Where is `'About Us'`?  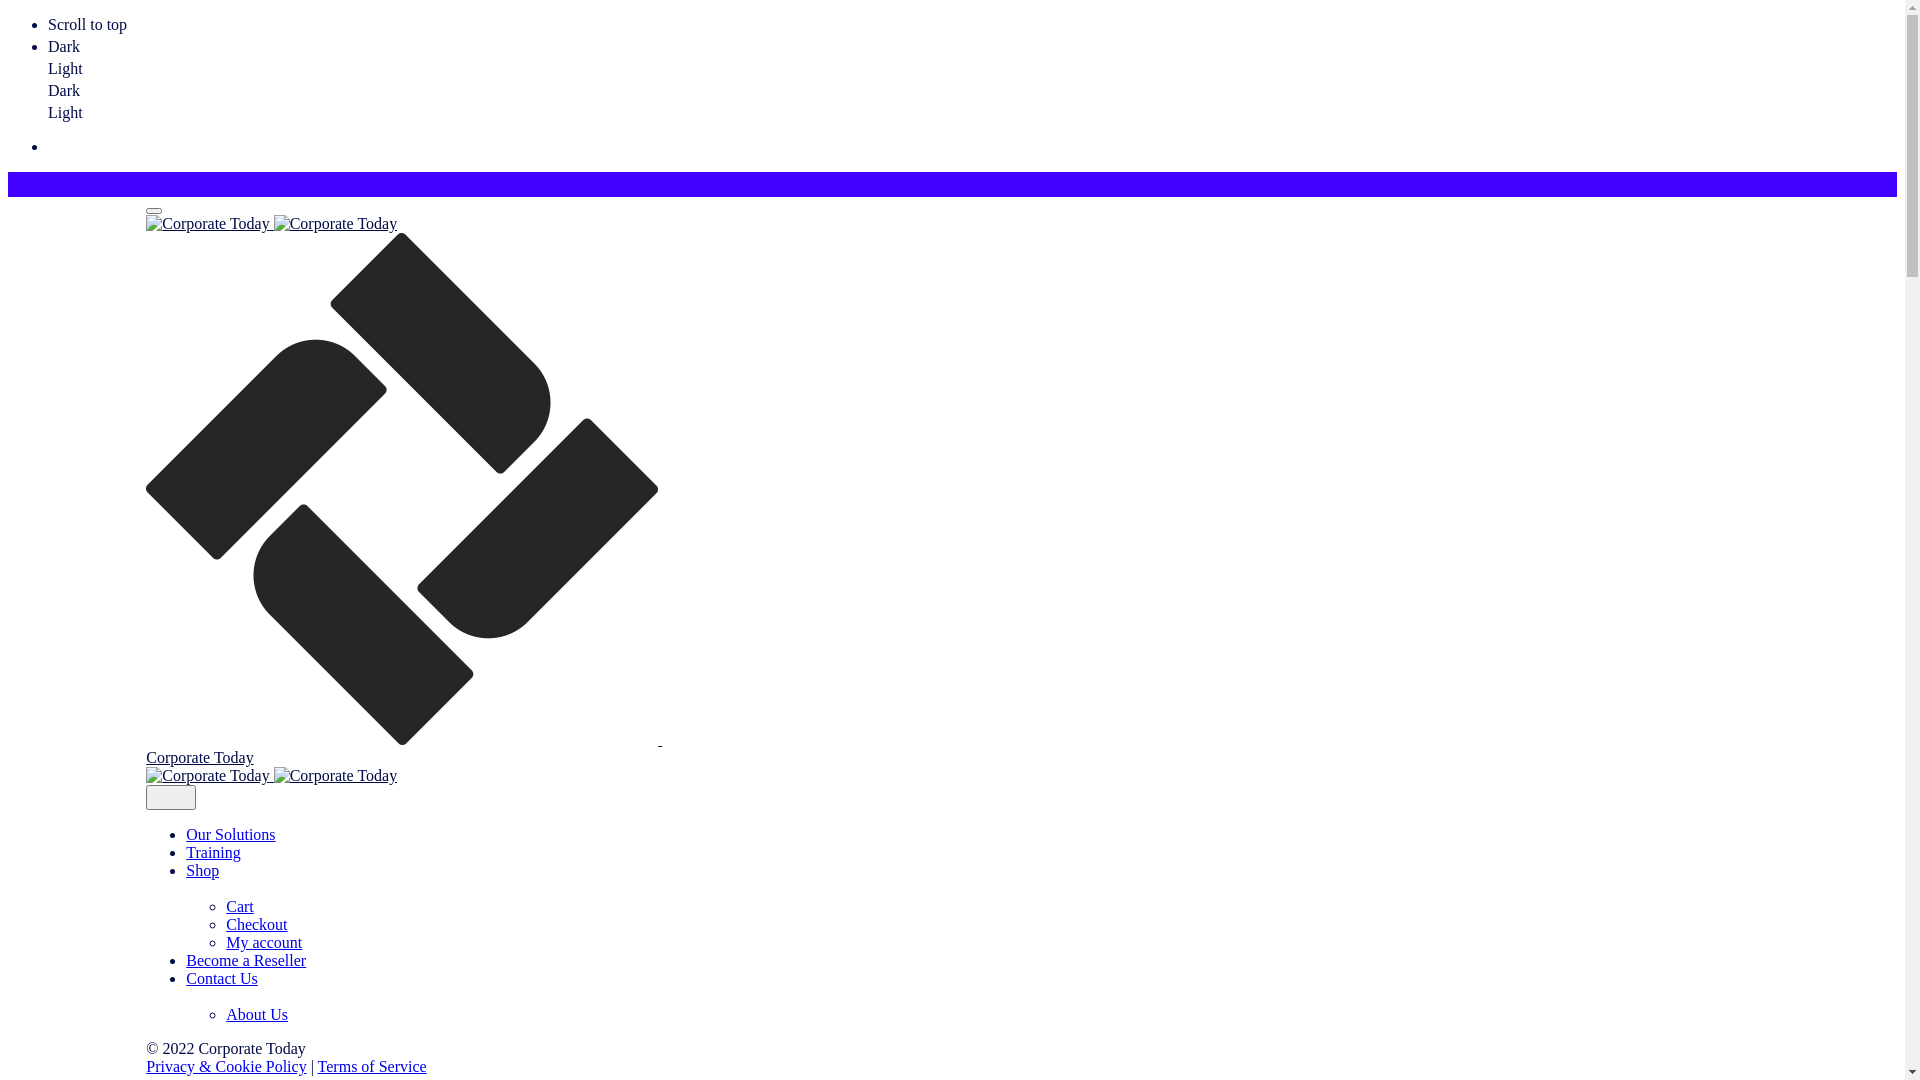
'About Us' is located at coordinates (225, 1014).